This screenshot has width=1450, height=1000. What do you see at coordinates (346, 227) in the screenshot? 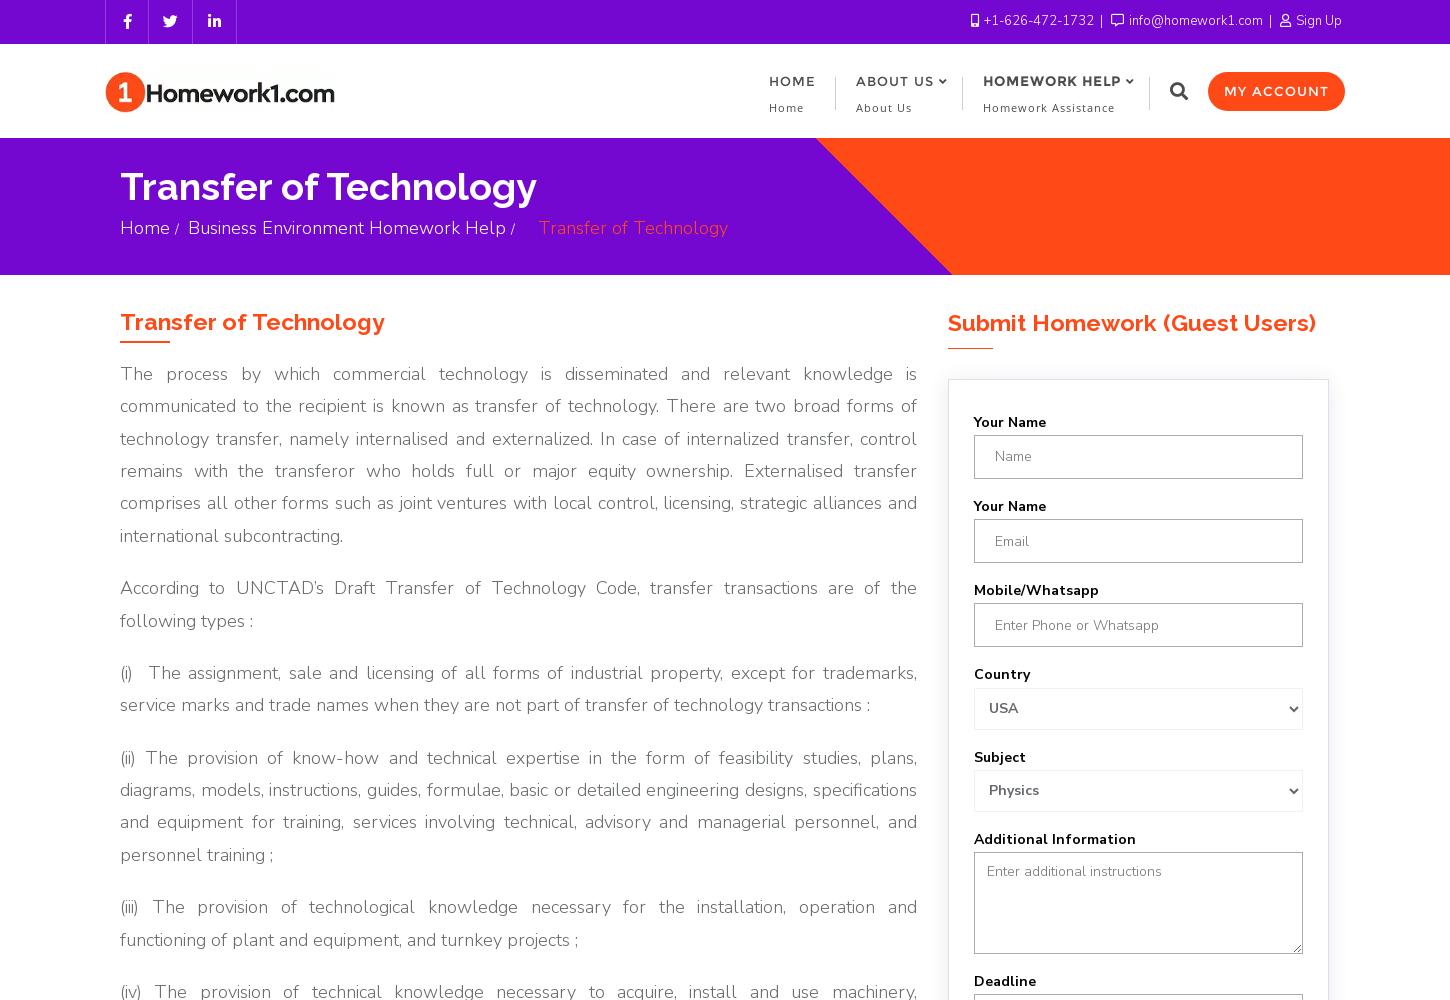
I see `'Business Environment Homework Help'` at bounding box center [346, 227].